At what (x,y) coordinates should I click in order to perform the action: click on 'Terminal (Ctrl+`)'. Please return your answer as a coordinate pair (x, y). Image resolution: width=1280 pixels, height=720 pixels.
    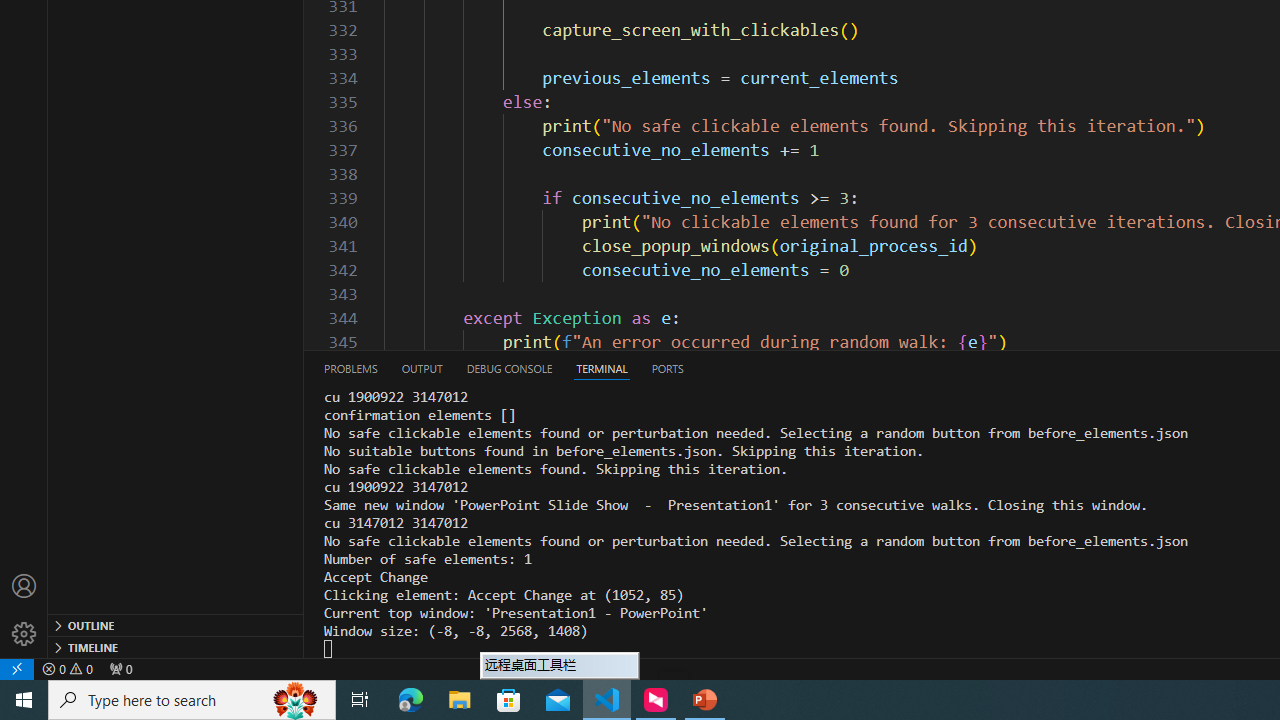
    Looking at the image, I should click on (601, 368).